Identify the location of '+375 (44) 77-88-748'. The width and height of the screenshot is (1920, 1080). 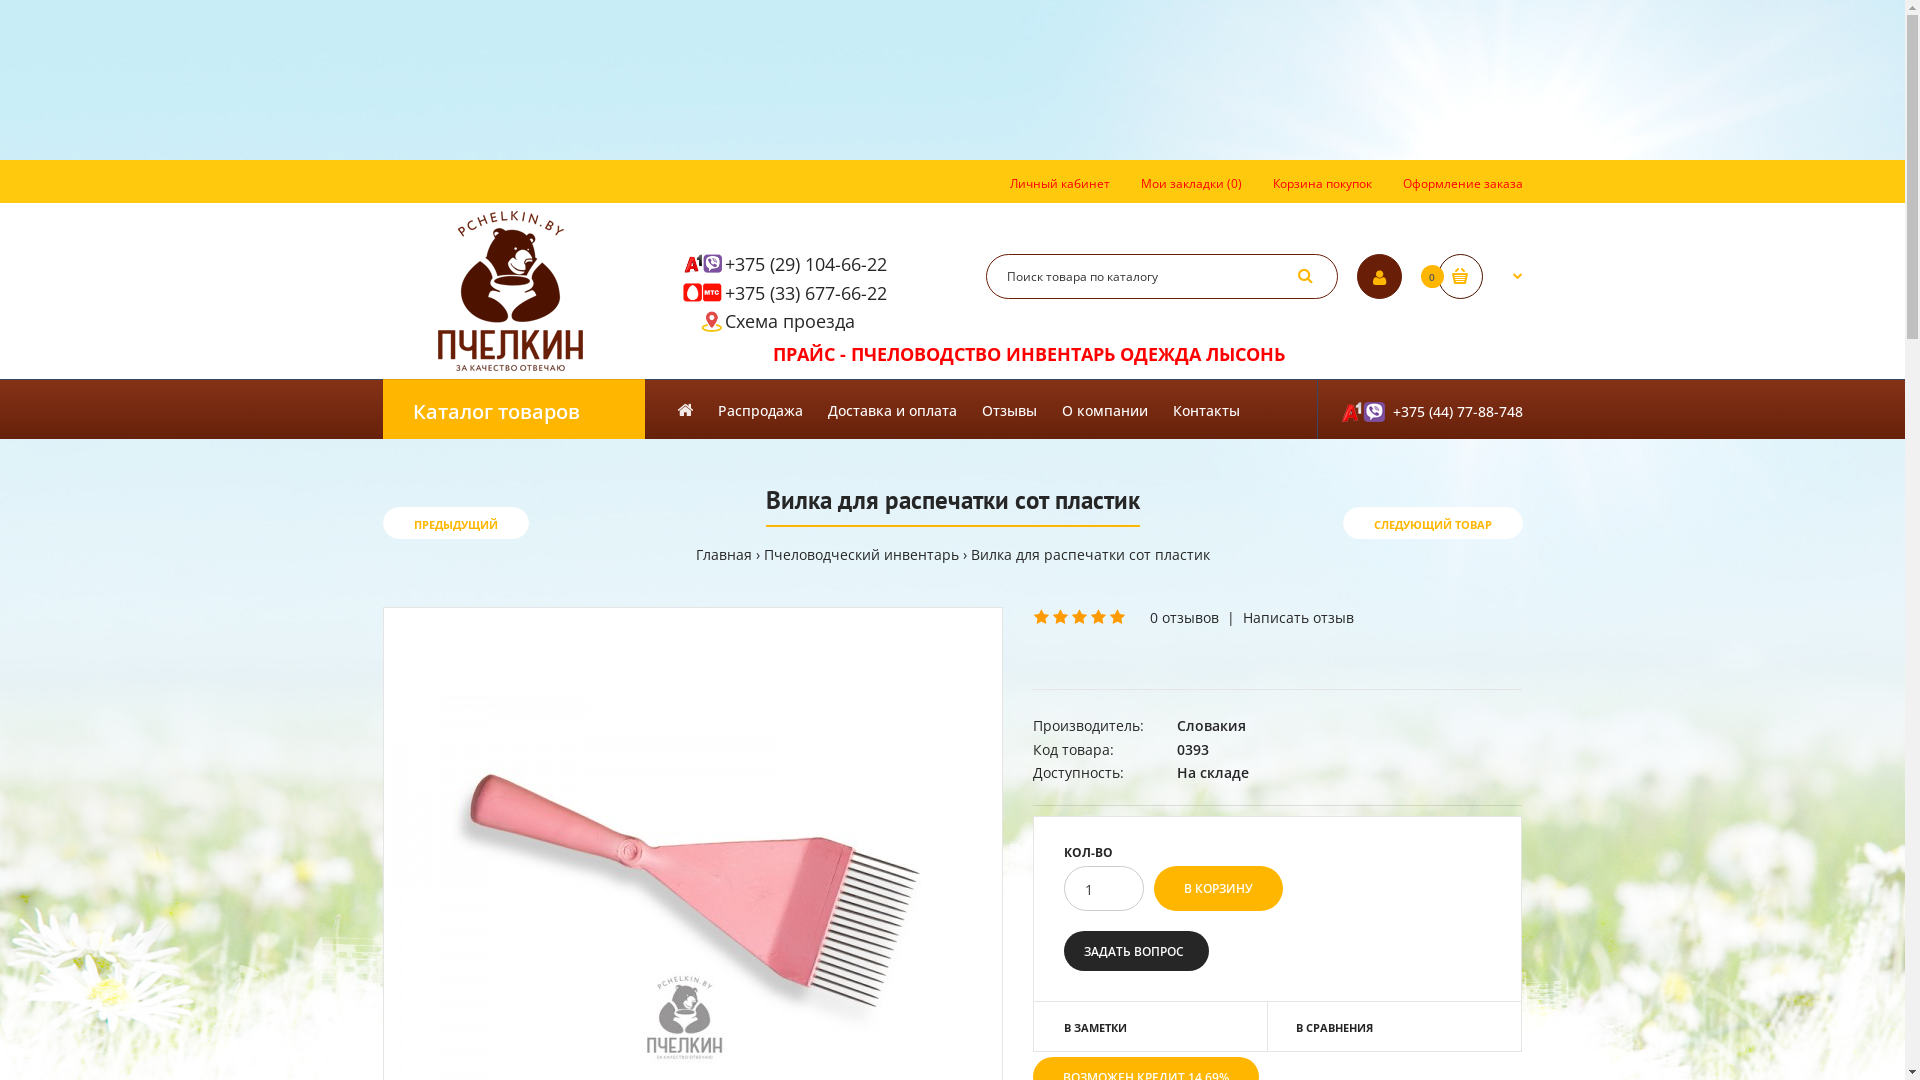
(1418, 407).